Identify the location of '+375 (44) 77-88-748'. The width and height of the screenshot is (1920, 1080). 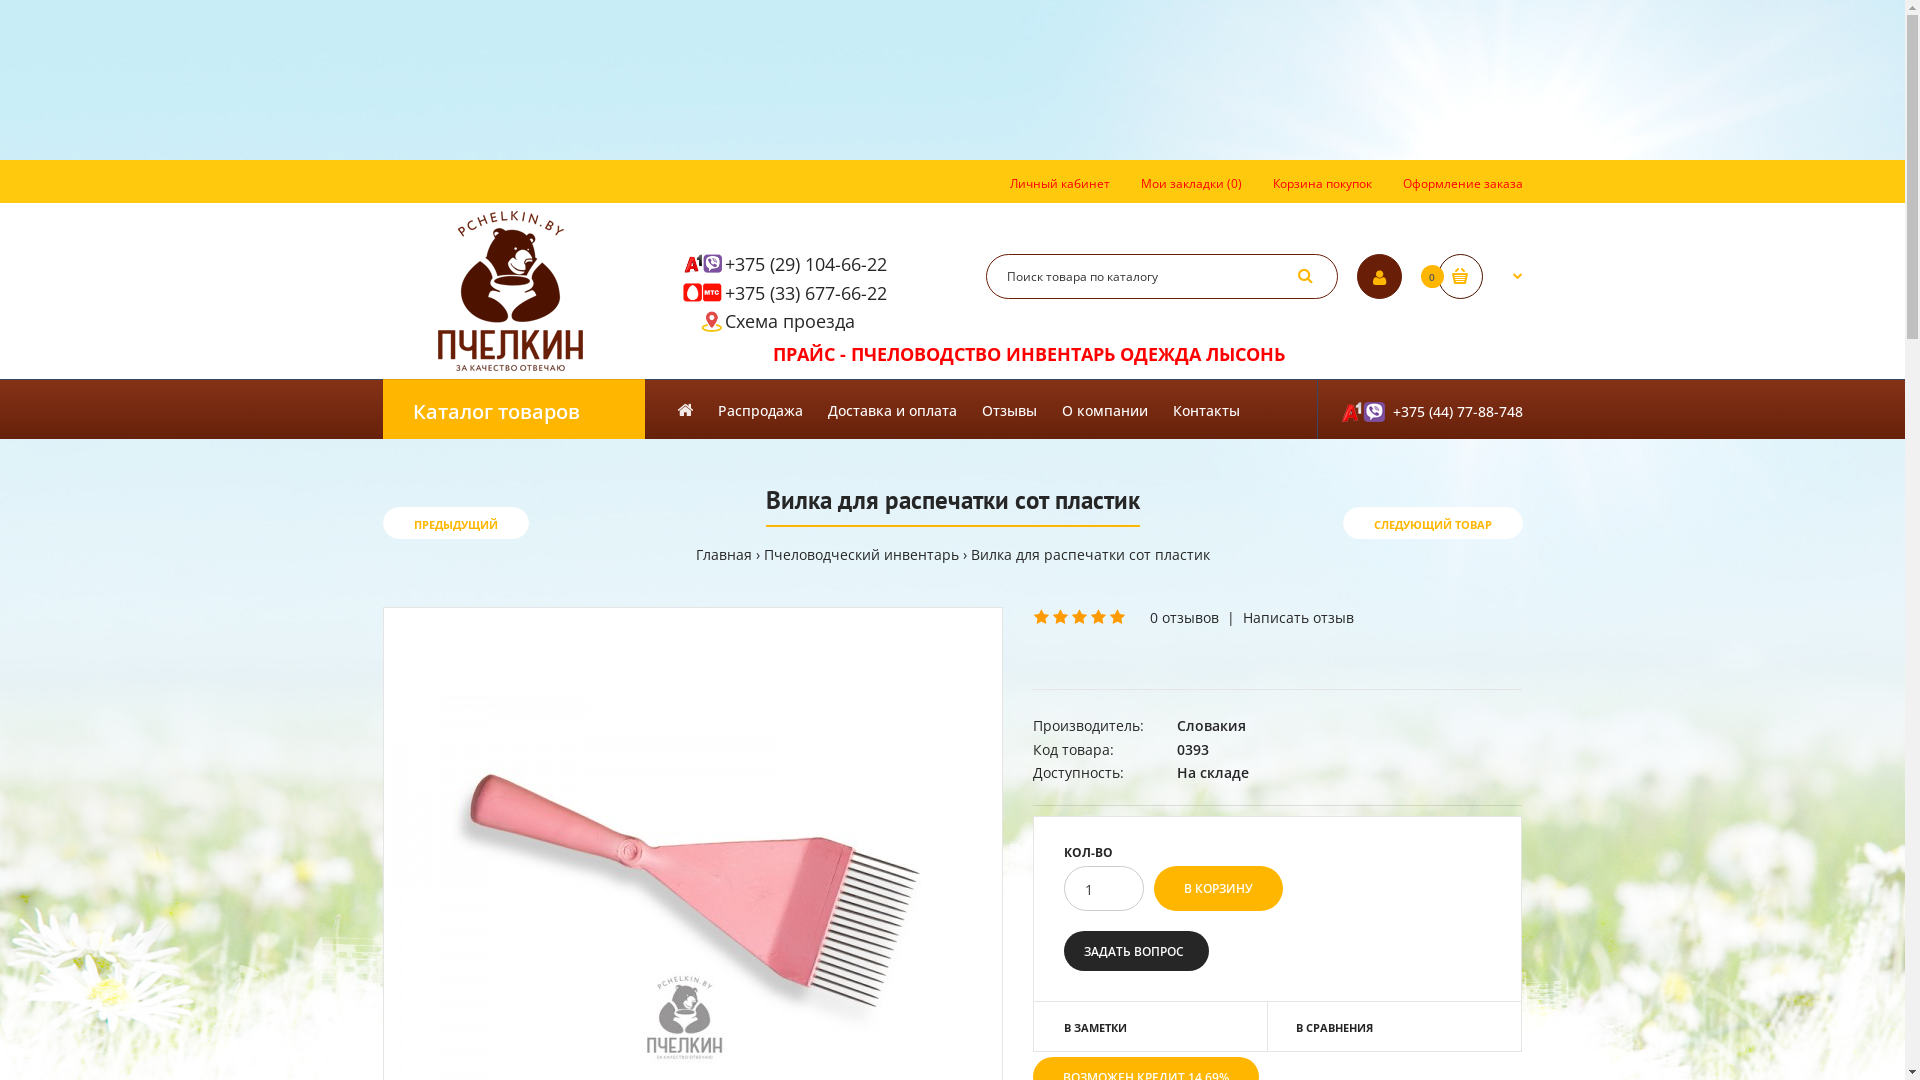
(1418, 407).